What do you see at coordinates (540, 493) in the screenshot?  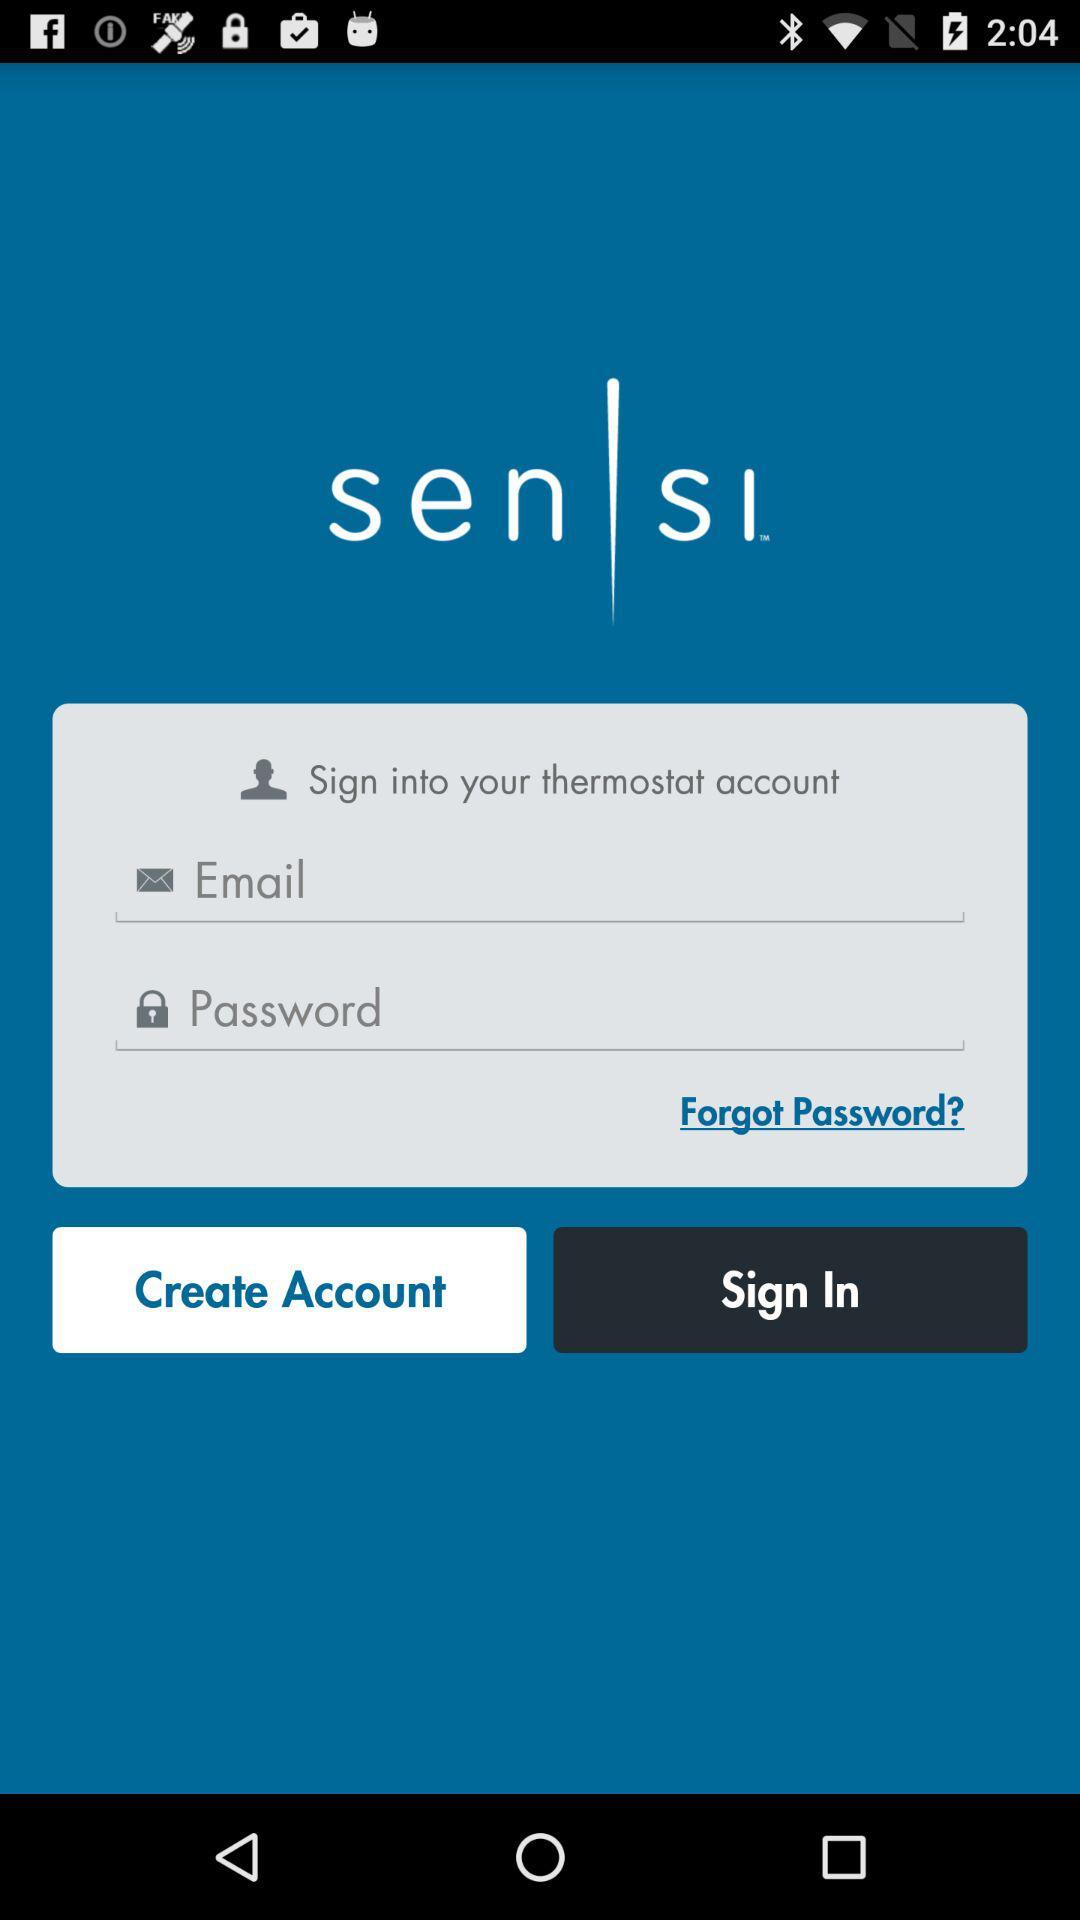 I see `the item at the top` at bounding box center [540, 493].